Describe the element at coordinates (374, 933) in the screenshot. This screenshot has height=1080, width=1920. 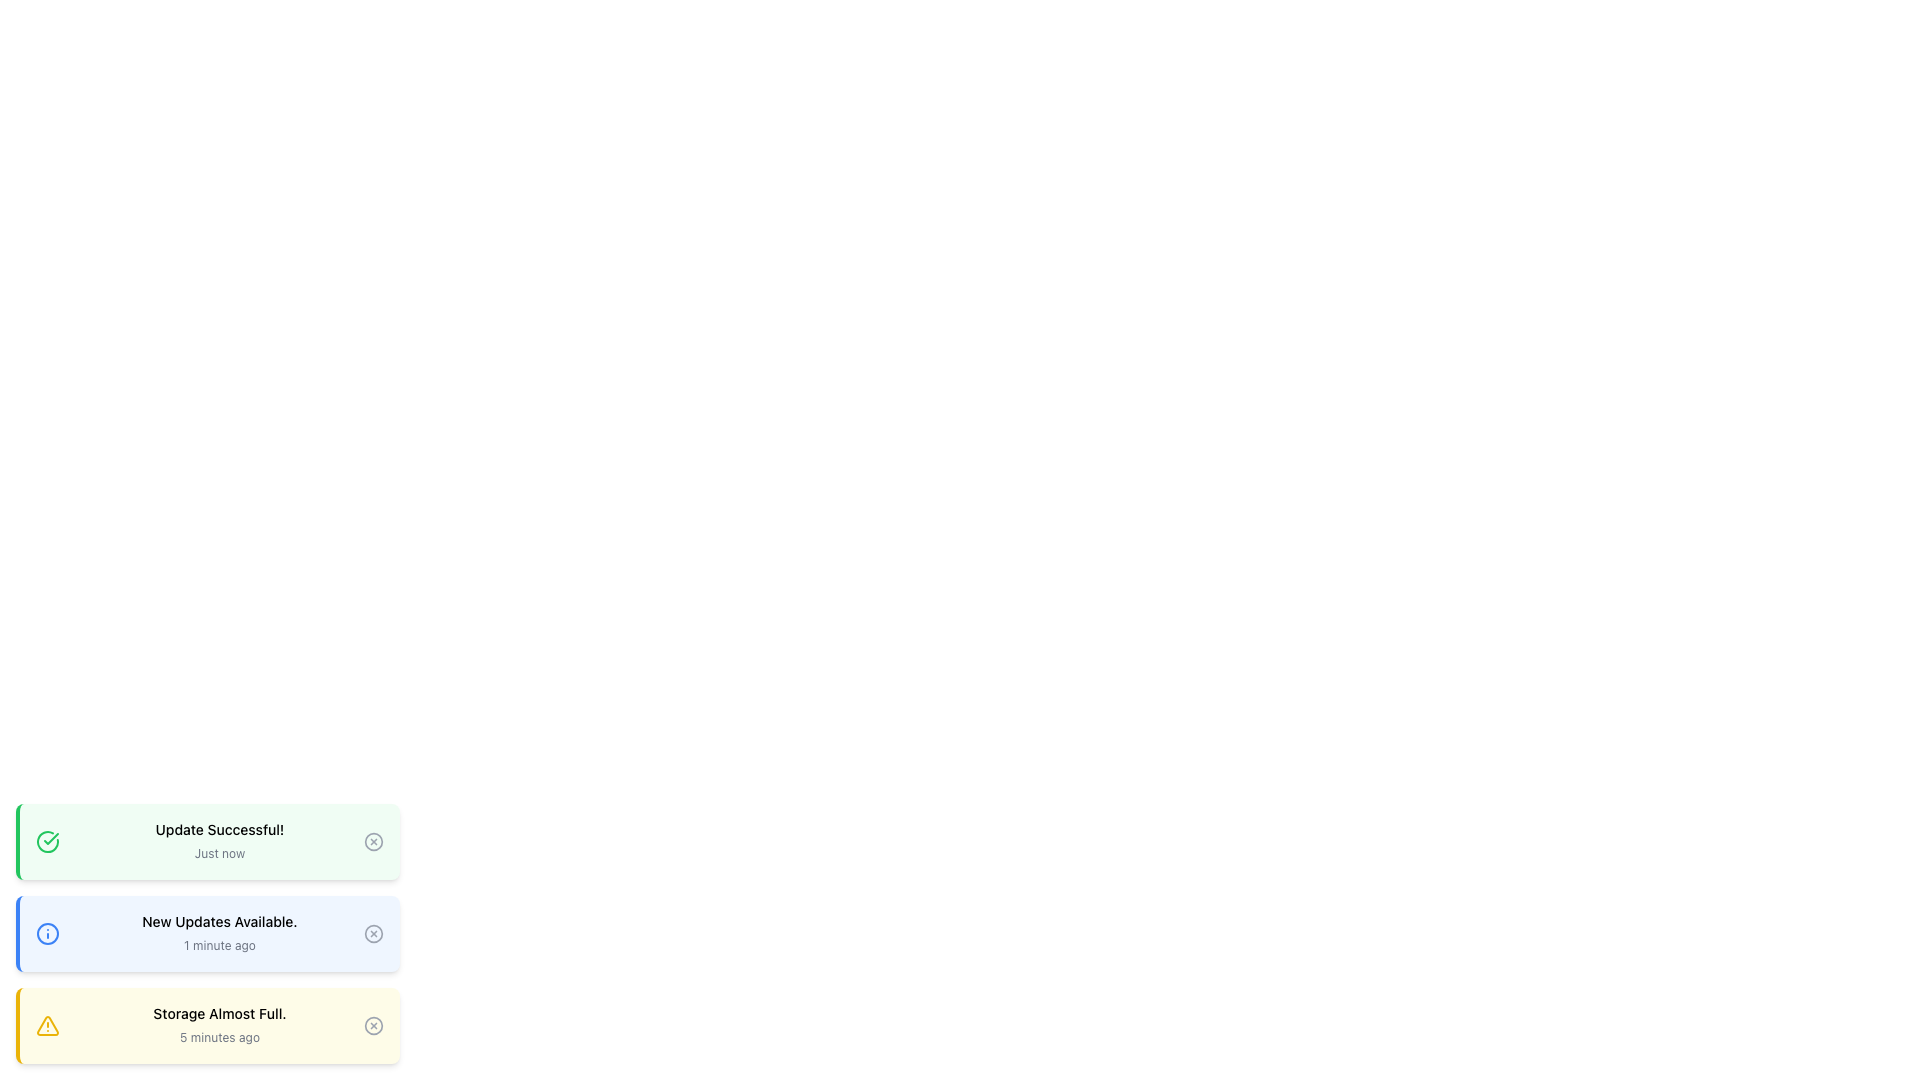
I see `the dismiss button, which is a circular icon with an 'X' symbol, located at the rightmost edge of the notification card displaying 'New Updates Available.'` at that location.